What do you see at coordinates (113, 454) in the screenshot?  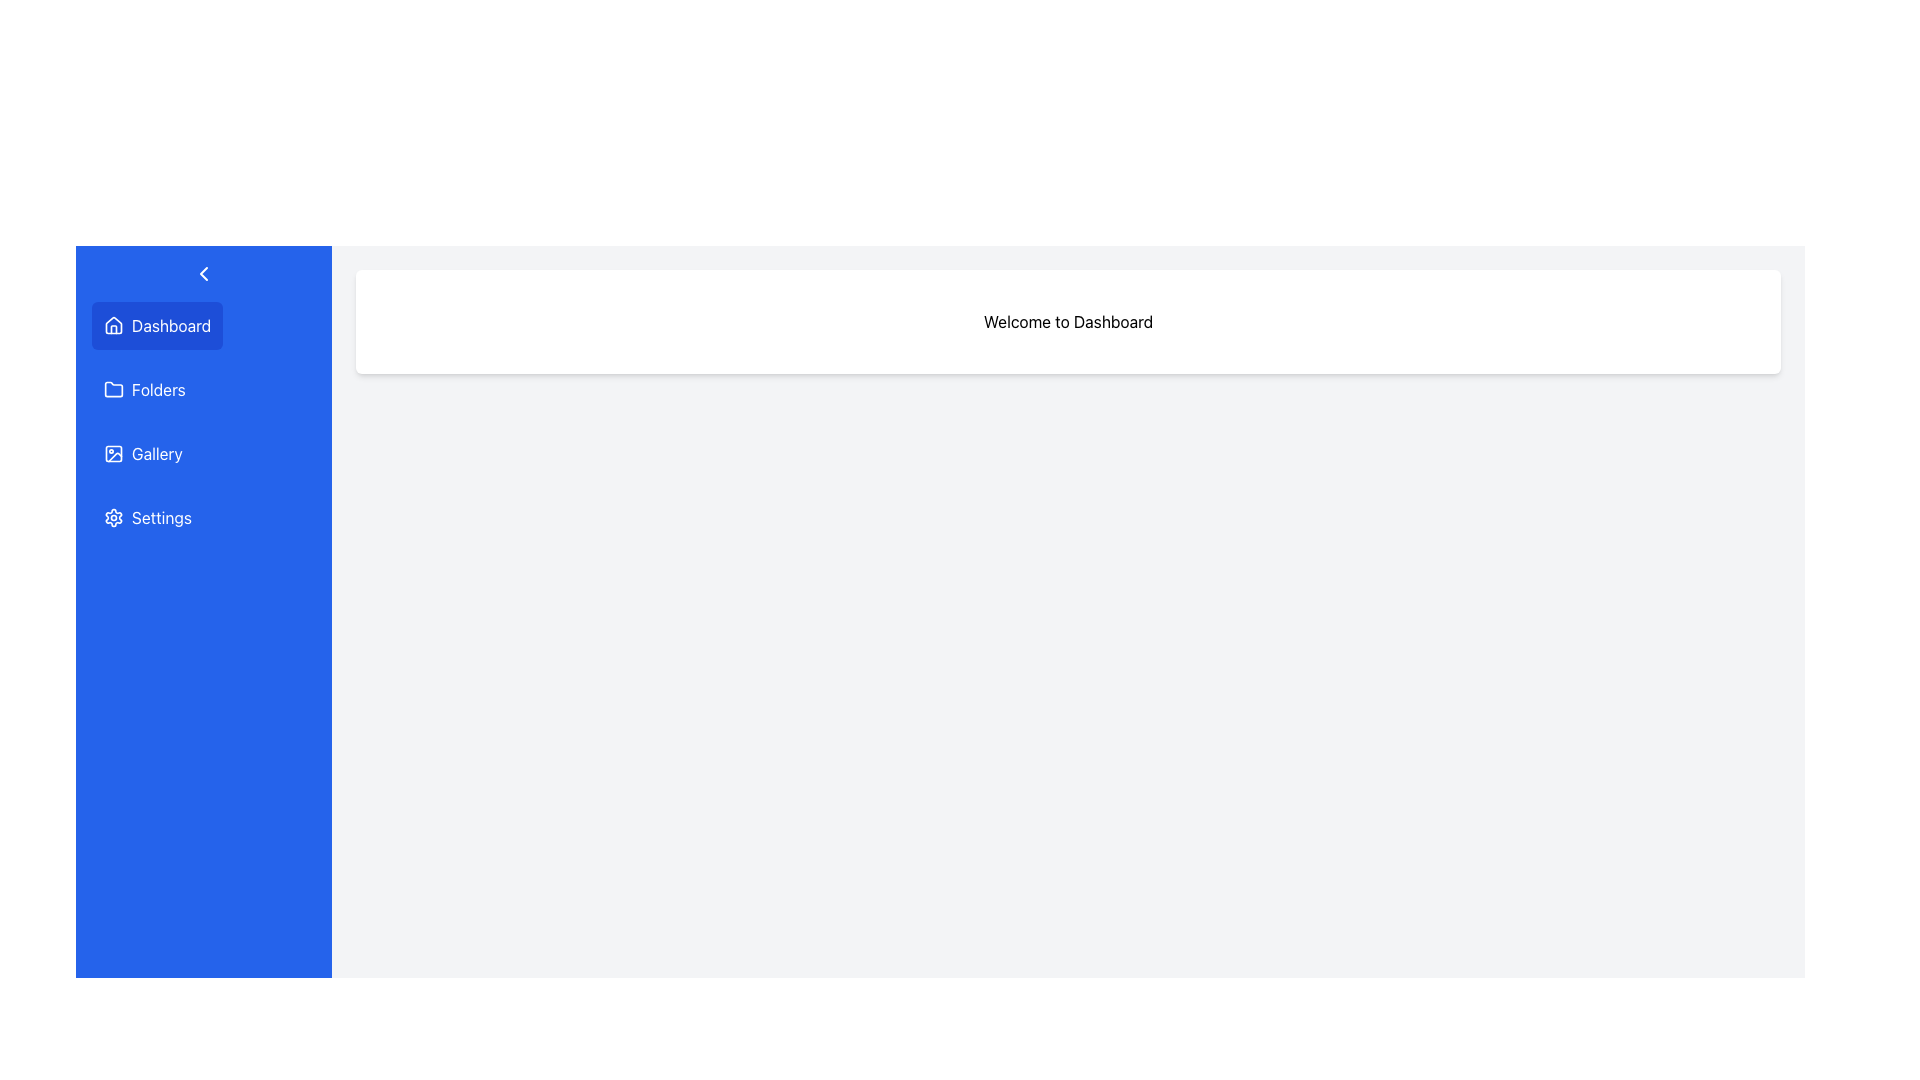 I see `the graphical component that represents a specific aspect of the Gallery icon, located at the center of the third item in the vertical navigation bar on the left sidebar` at bounding box center [113, 454].